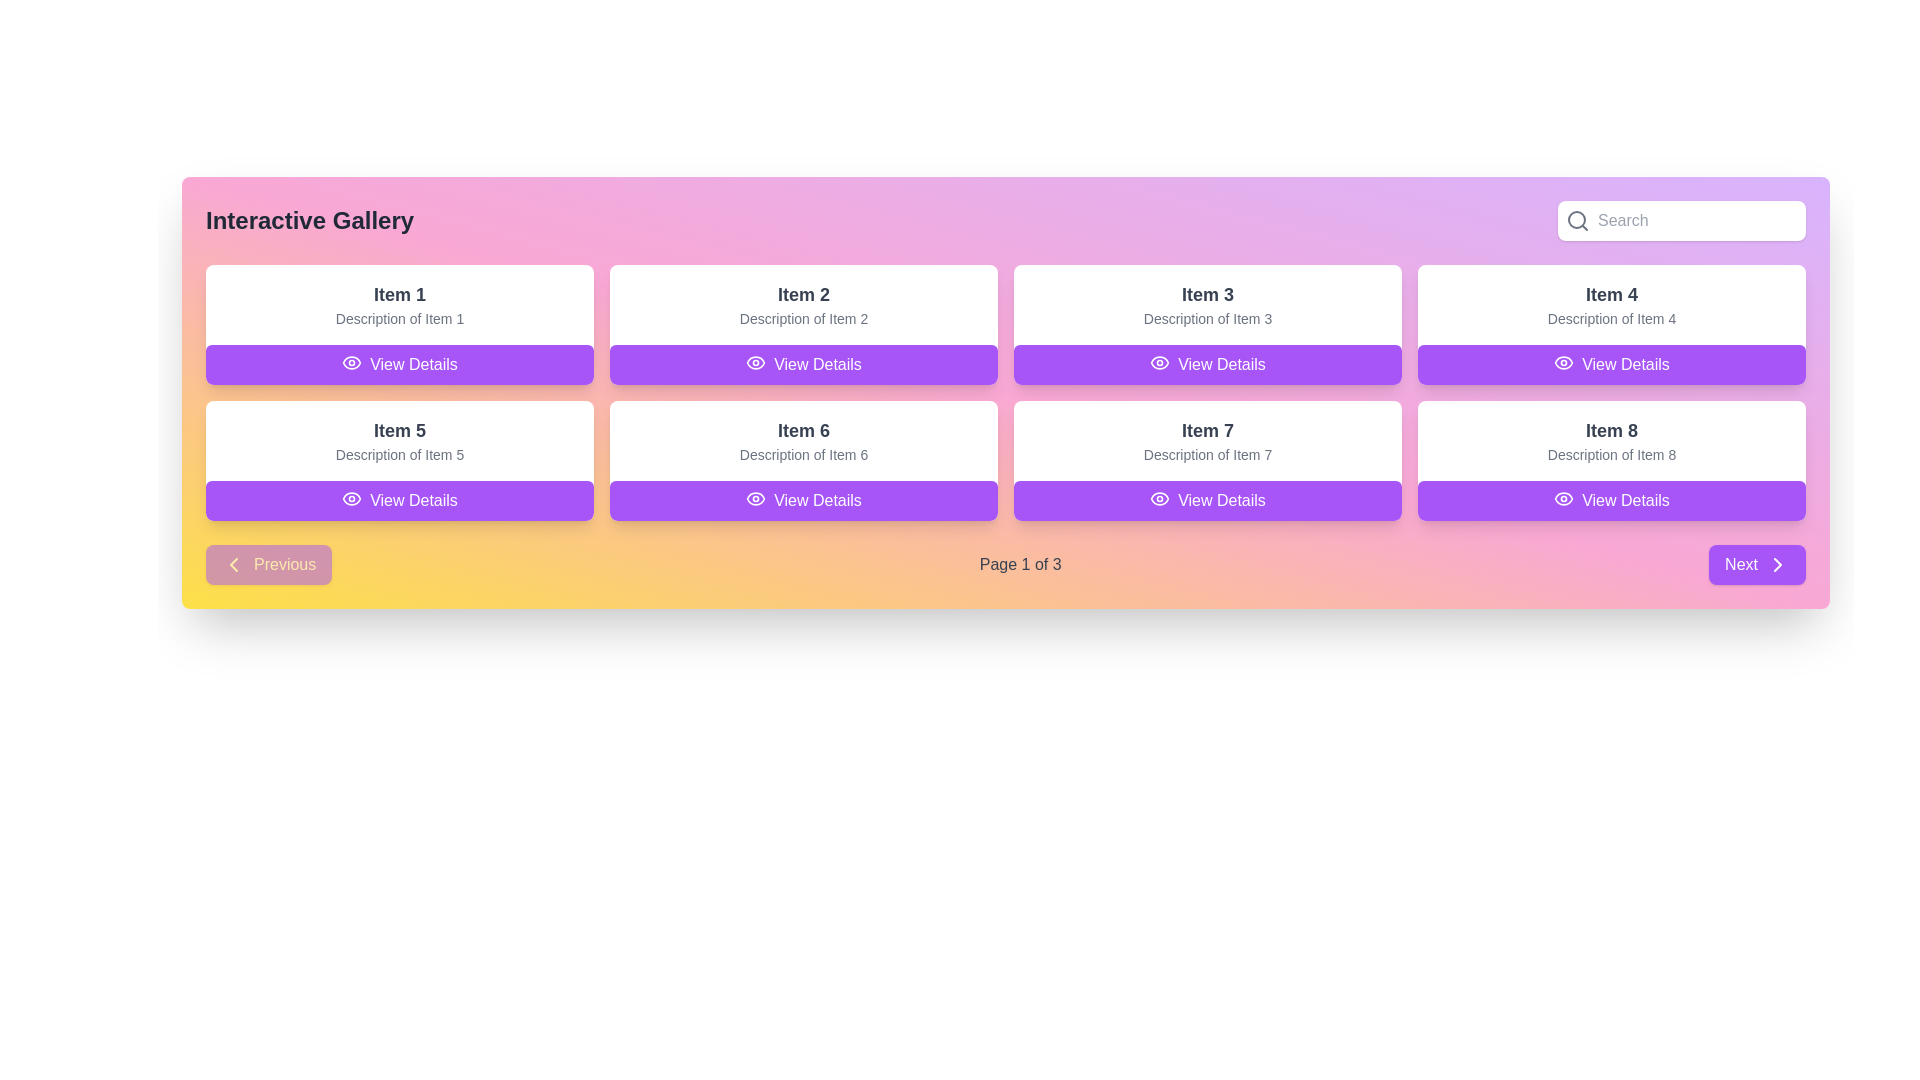 The width and height of the screenshot is (1920, 1080). Describe the element at coordinates (352, 362) in the screenshot. I see `the eye-outline icon located within the 'View Details' button of 'Item 5' in the second row, left column of the grid layout` at that location.